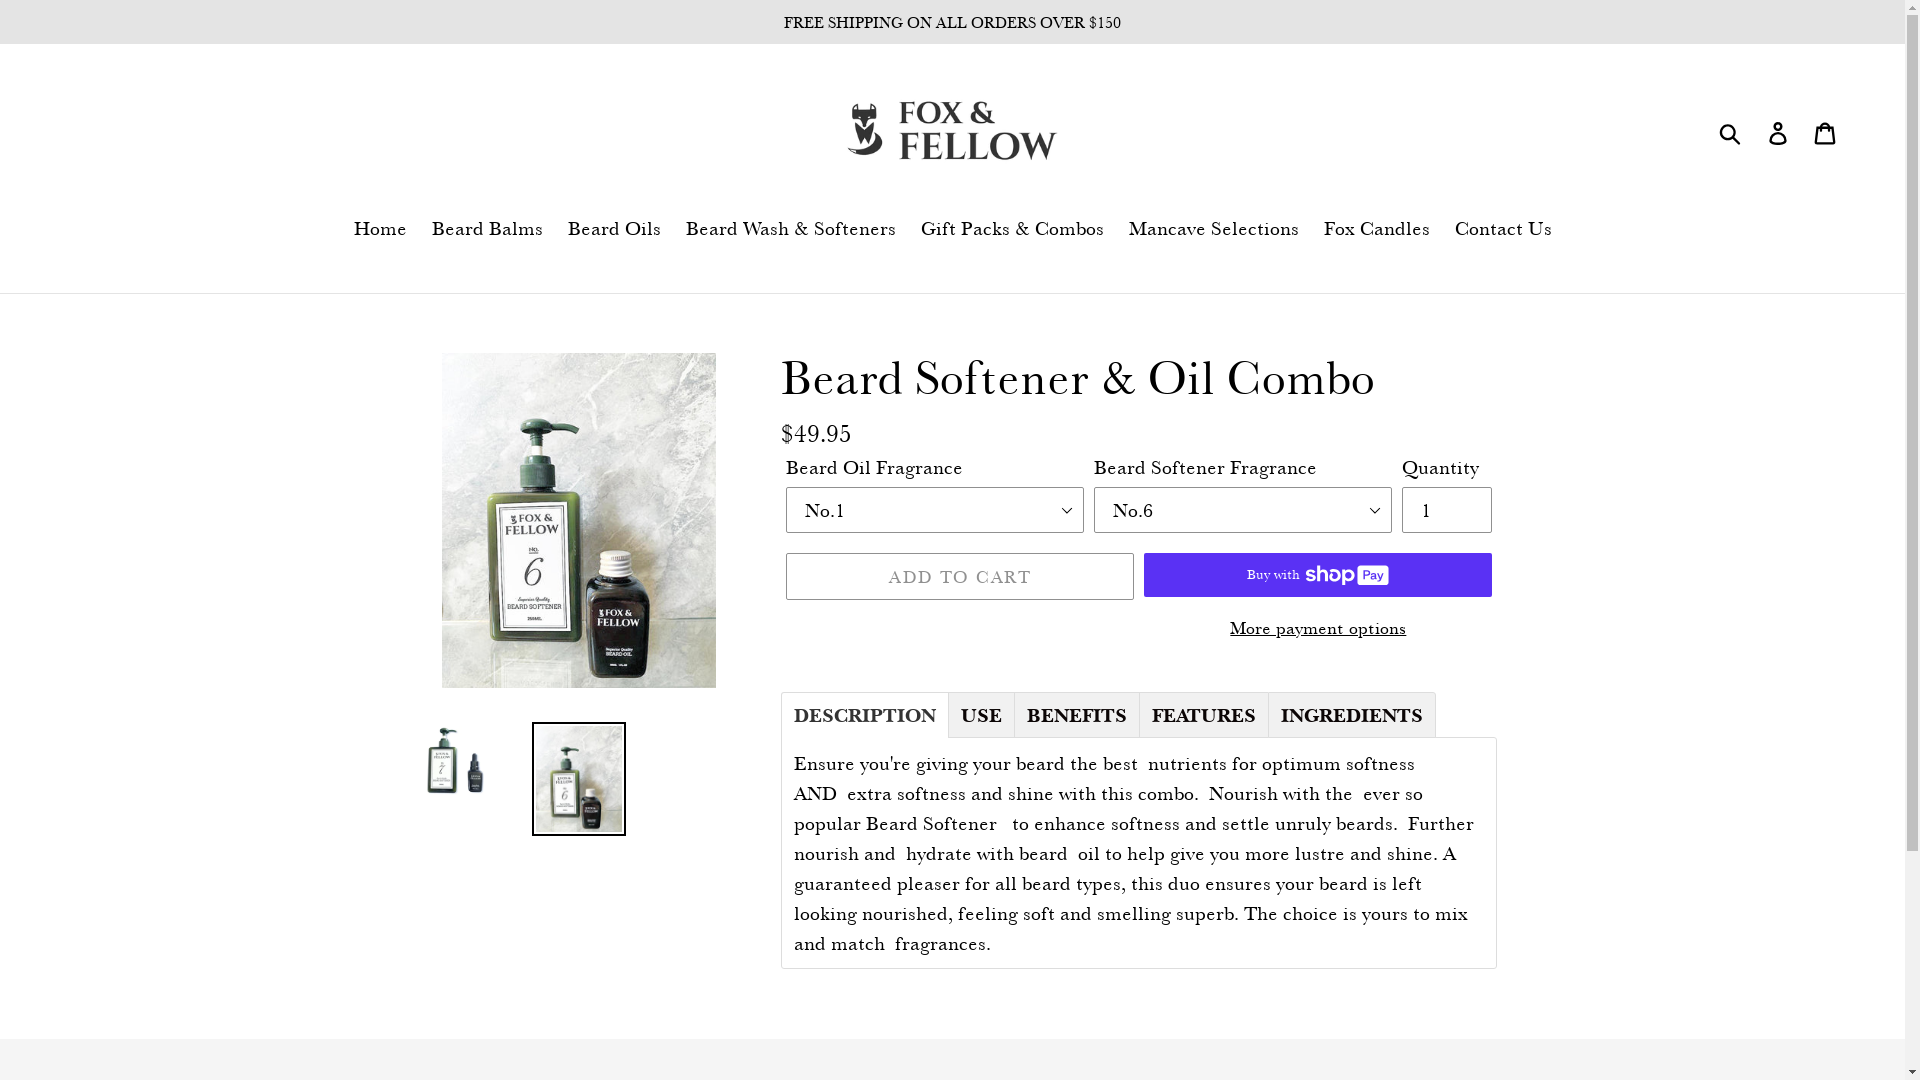  I want to click on 'Home', so click(380, 228).